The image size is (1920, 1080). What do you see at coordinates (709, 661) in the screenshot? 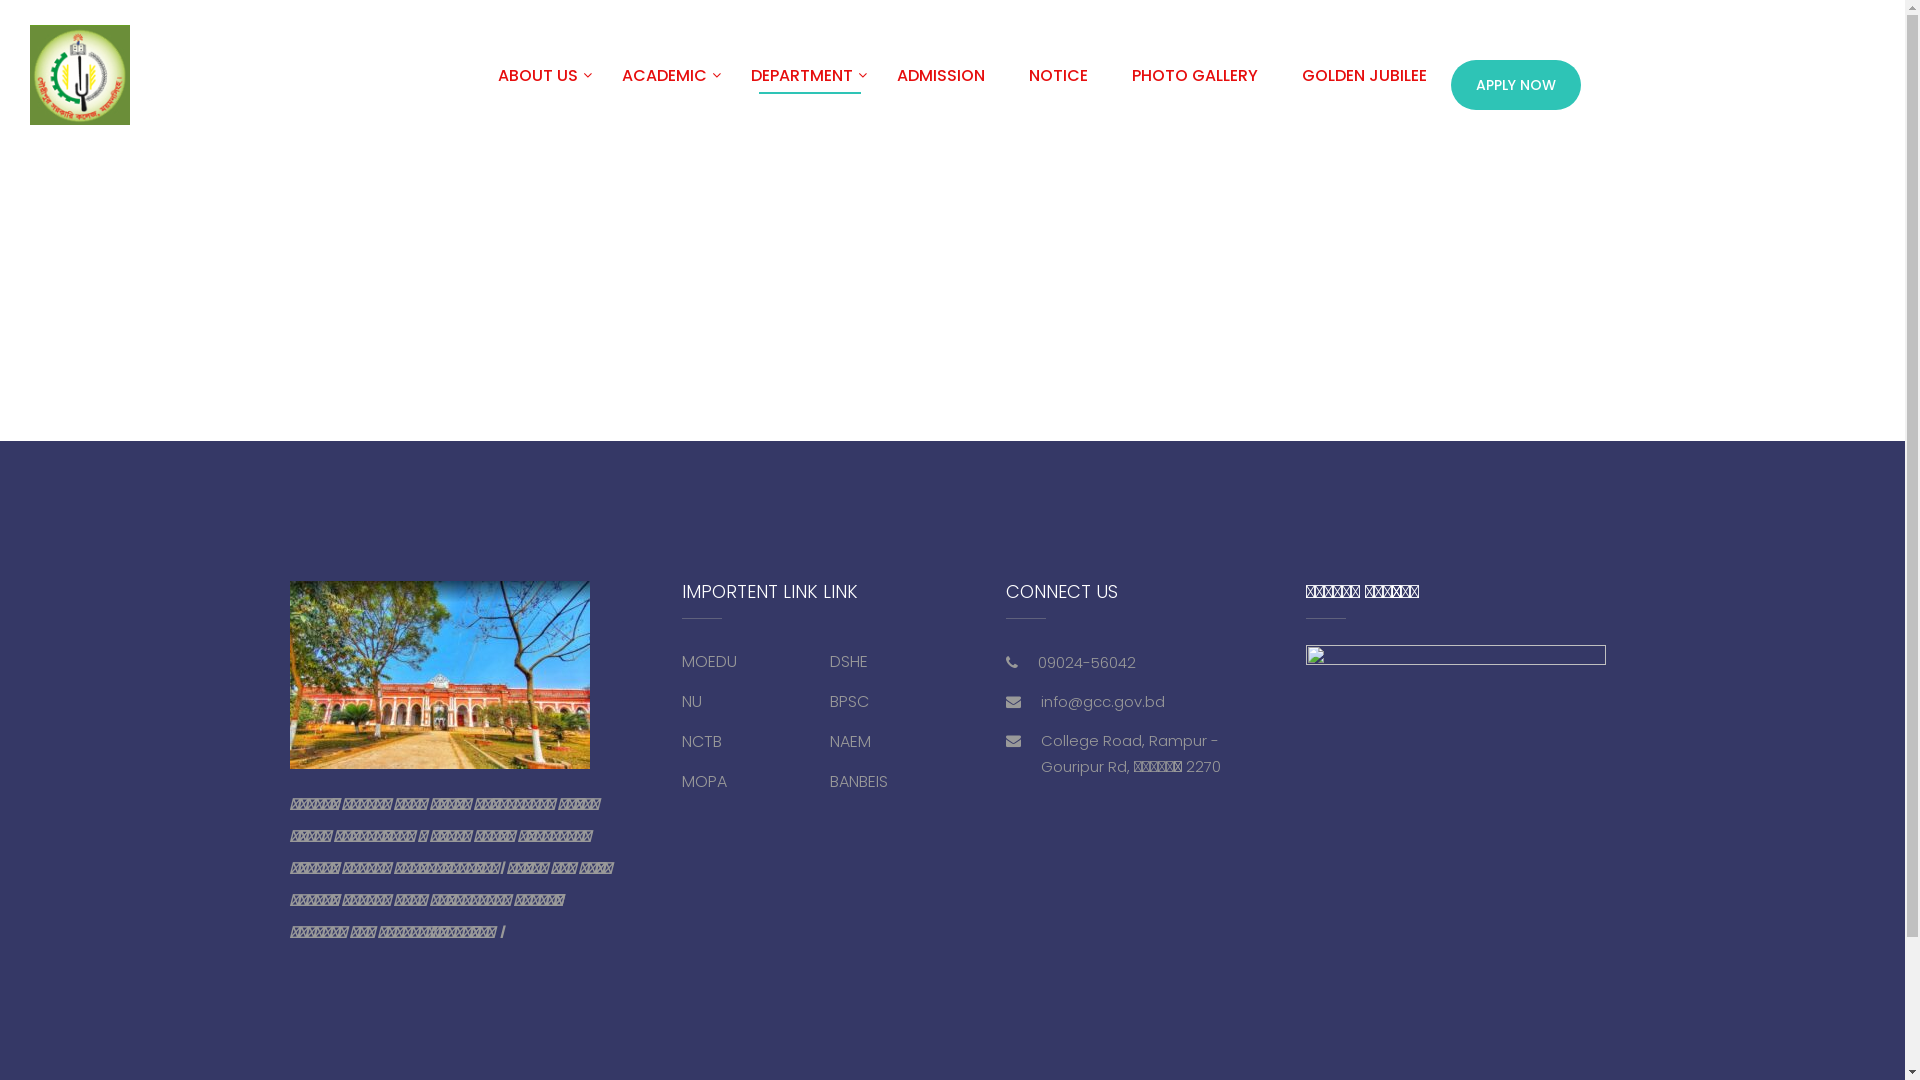
I see `'MOEDU'` at bounding box center [709, 661].